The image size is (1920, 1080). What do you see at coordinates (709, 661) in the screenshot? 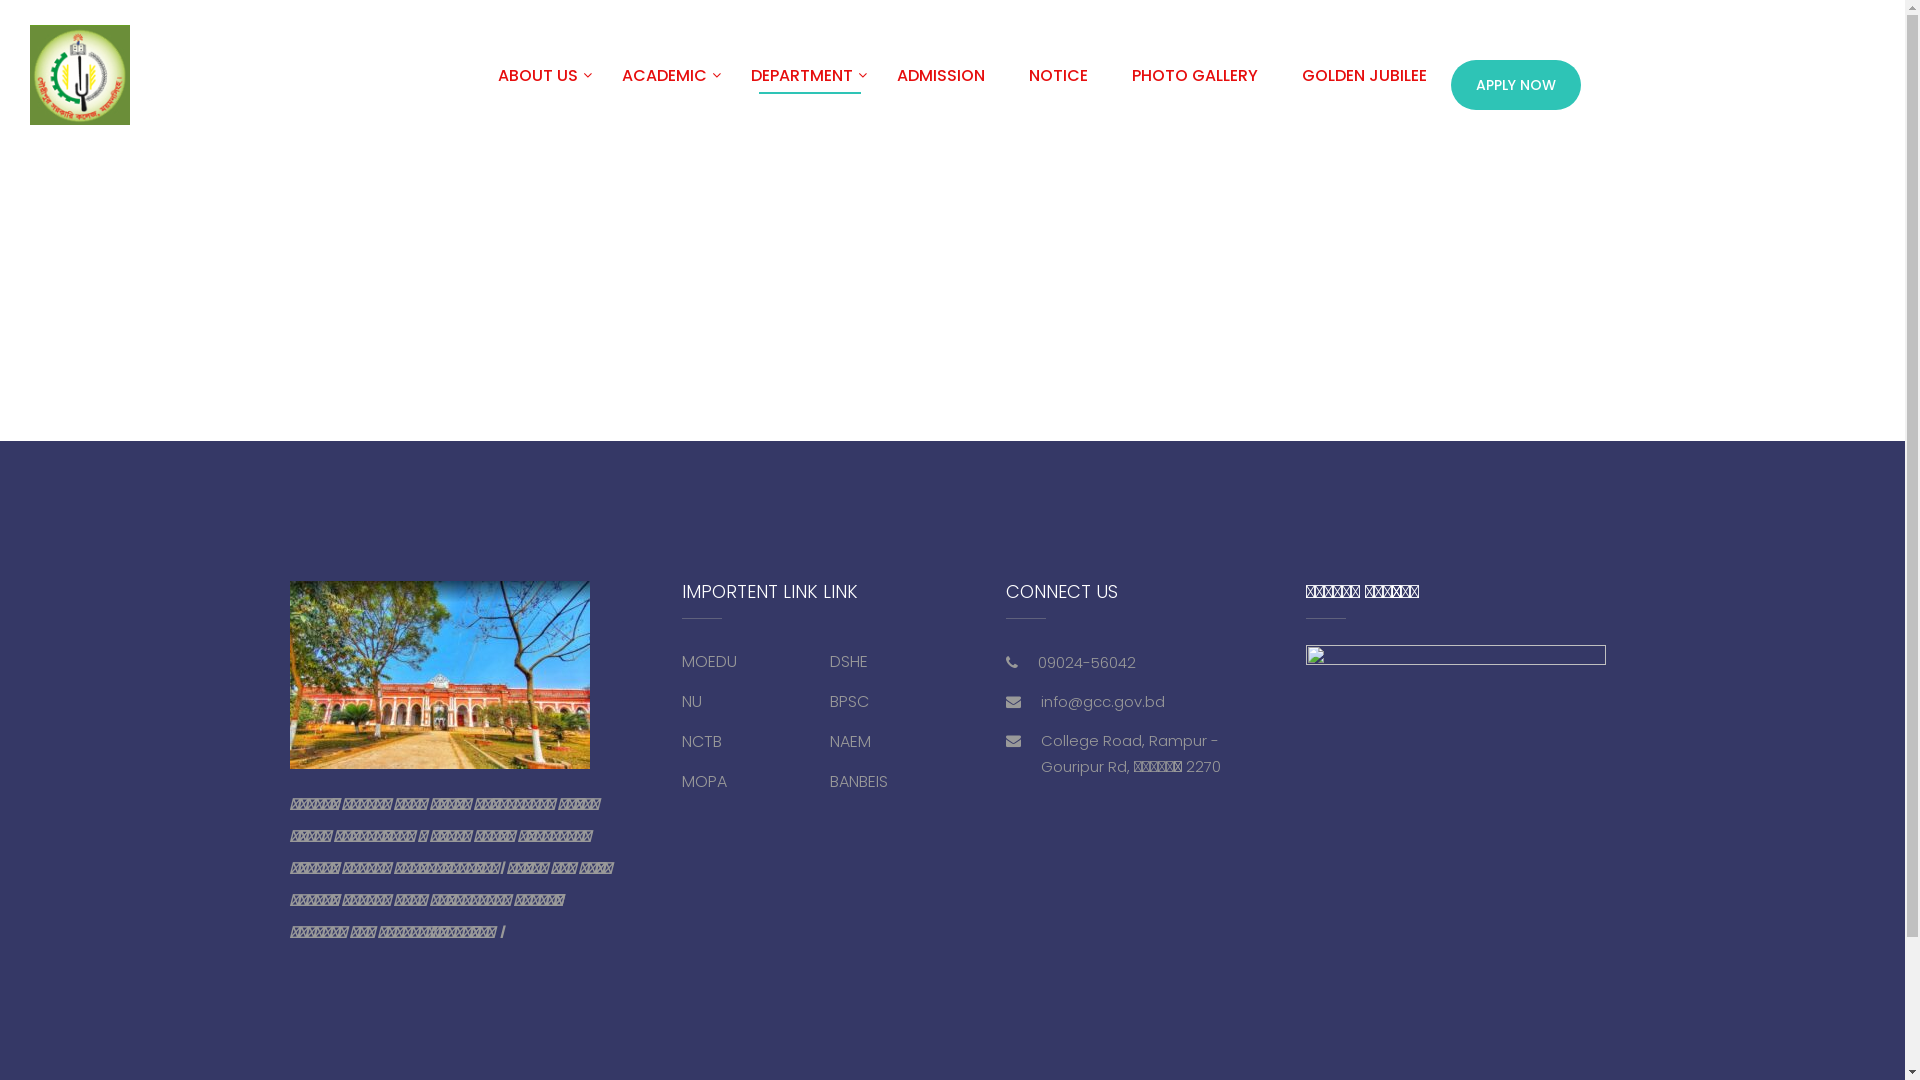
I see `'MOEDU'` at bounding box center [709, 661].